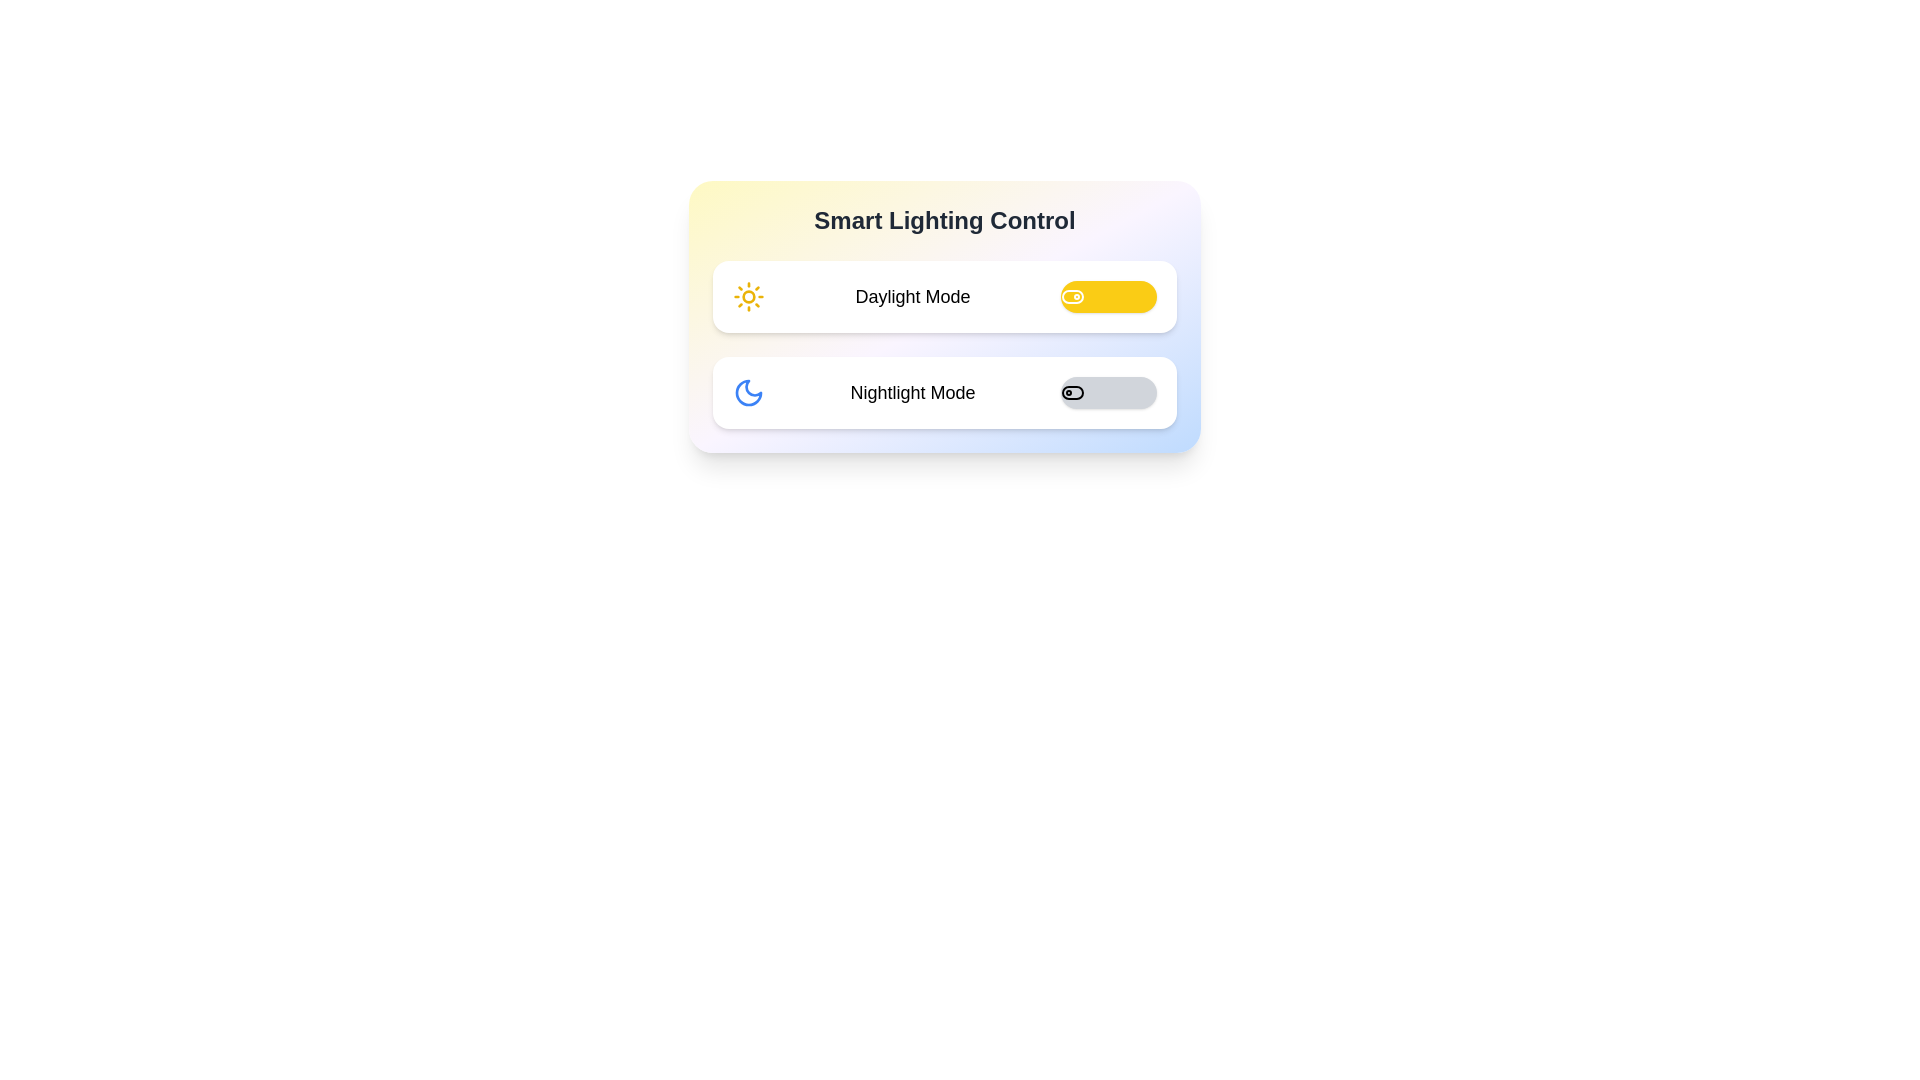 The width and height of the screenshot is (1920, 1080). Describe the element at coordinates (1107, 297) in the screenshot. I see `the toggle switch styled as a button` at that location.